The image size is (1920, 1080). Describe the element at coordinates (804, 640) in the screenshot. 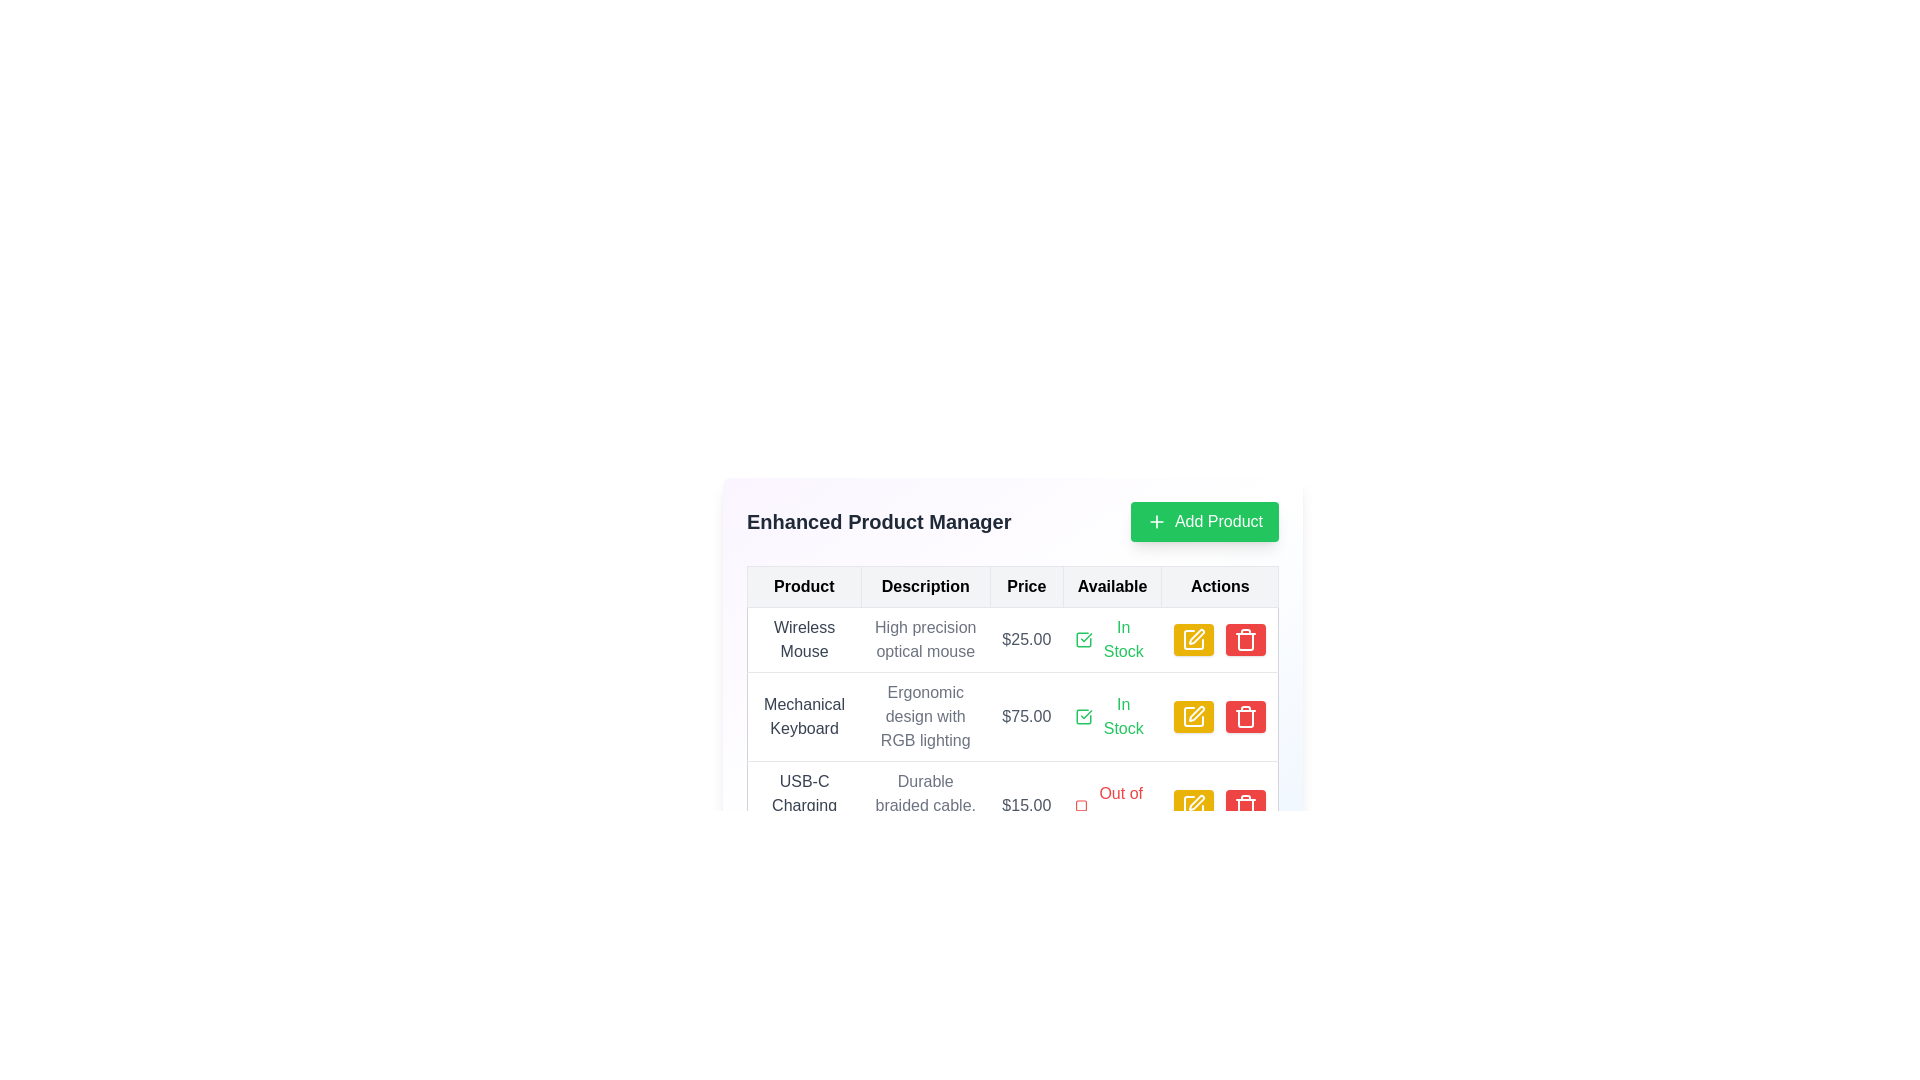

I see `the static text element displaying the product name 'Wireless Mouse', which is the first item in the 'Product' column of the table` at that location.